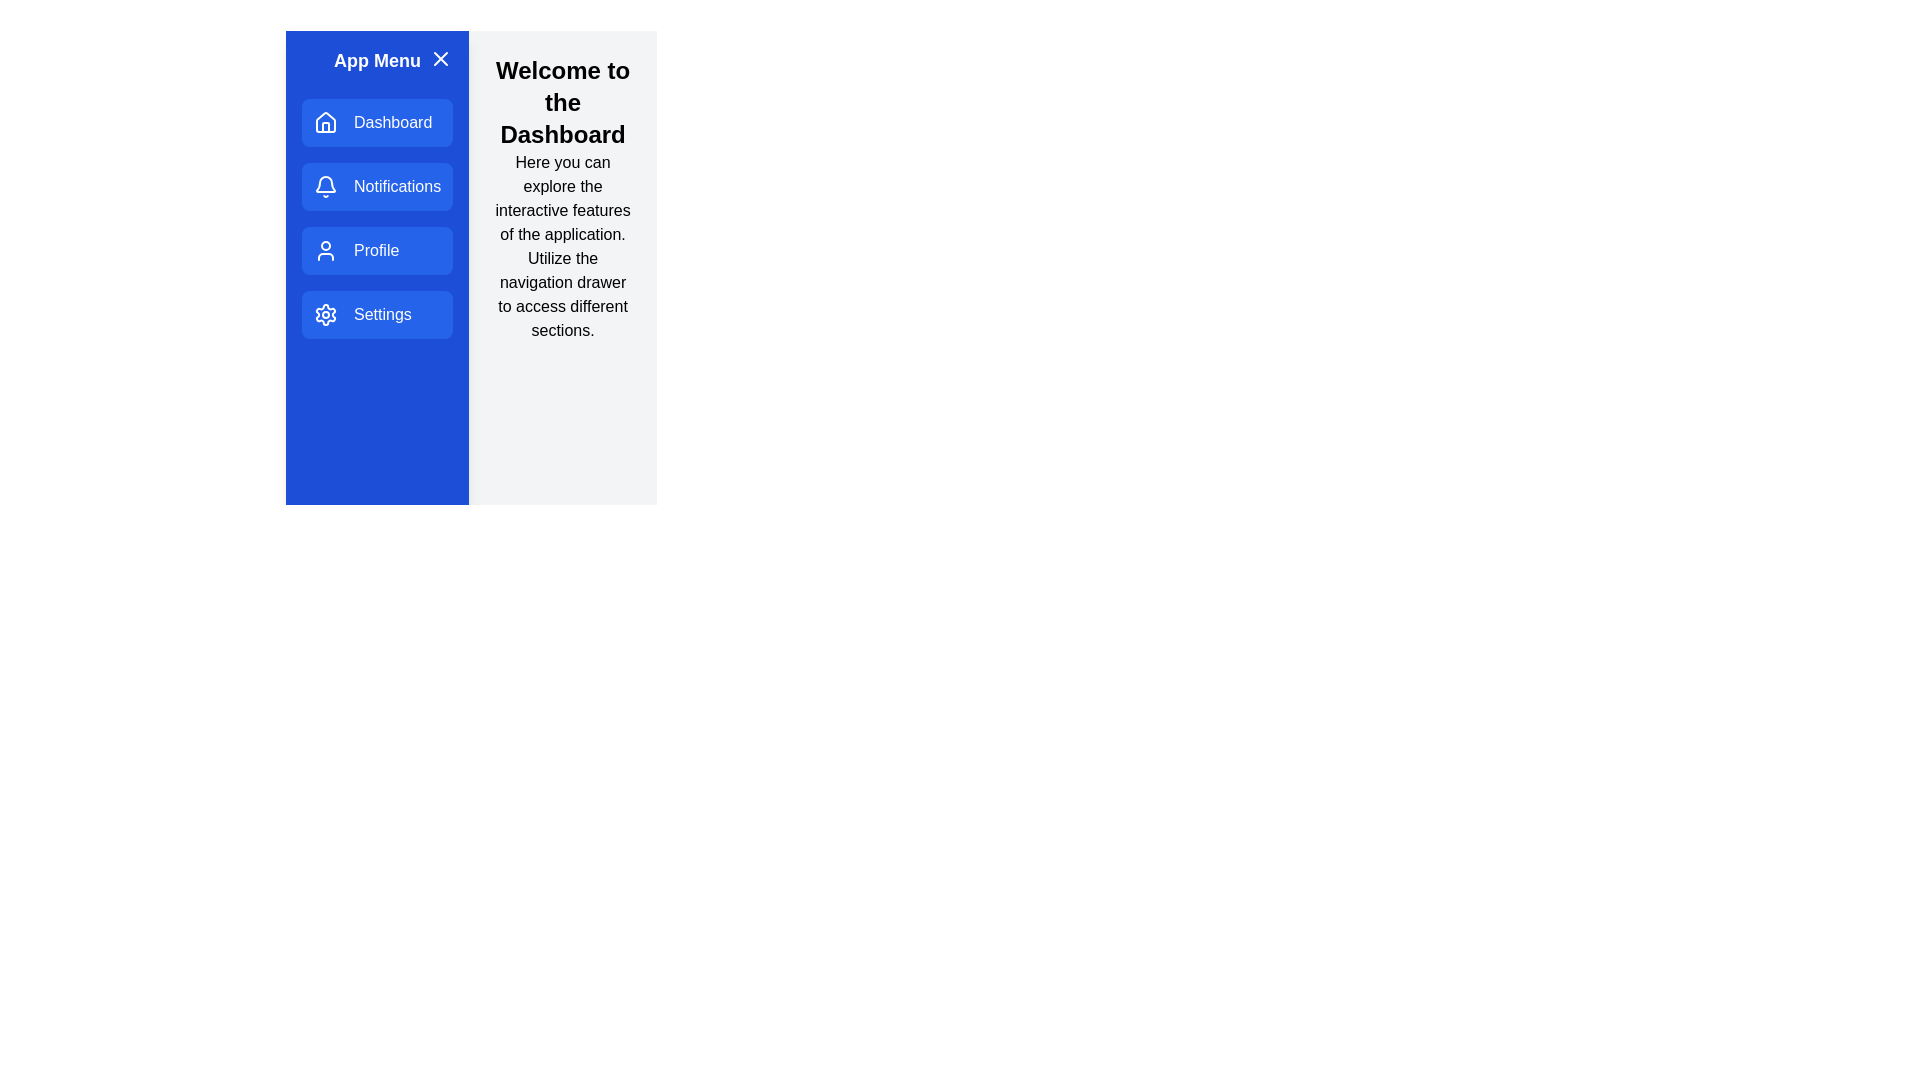 The width and height of the screenshot is (1920, 1080). What do you see at coordinates (377, 60) in the screenshot?
I see `the static text label at the top of the vertical menu panel on the left side of the interface, which indicates the menu's purpose` at bounding box center [377, 60].